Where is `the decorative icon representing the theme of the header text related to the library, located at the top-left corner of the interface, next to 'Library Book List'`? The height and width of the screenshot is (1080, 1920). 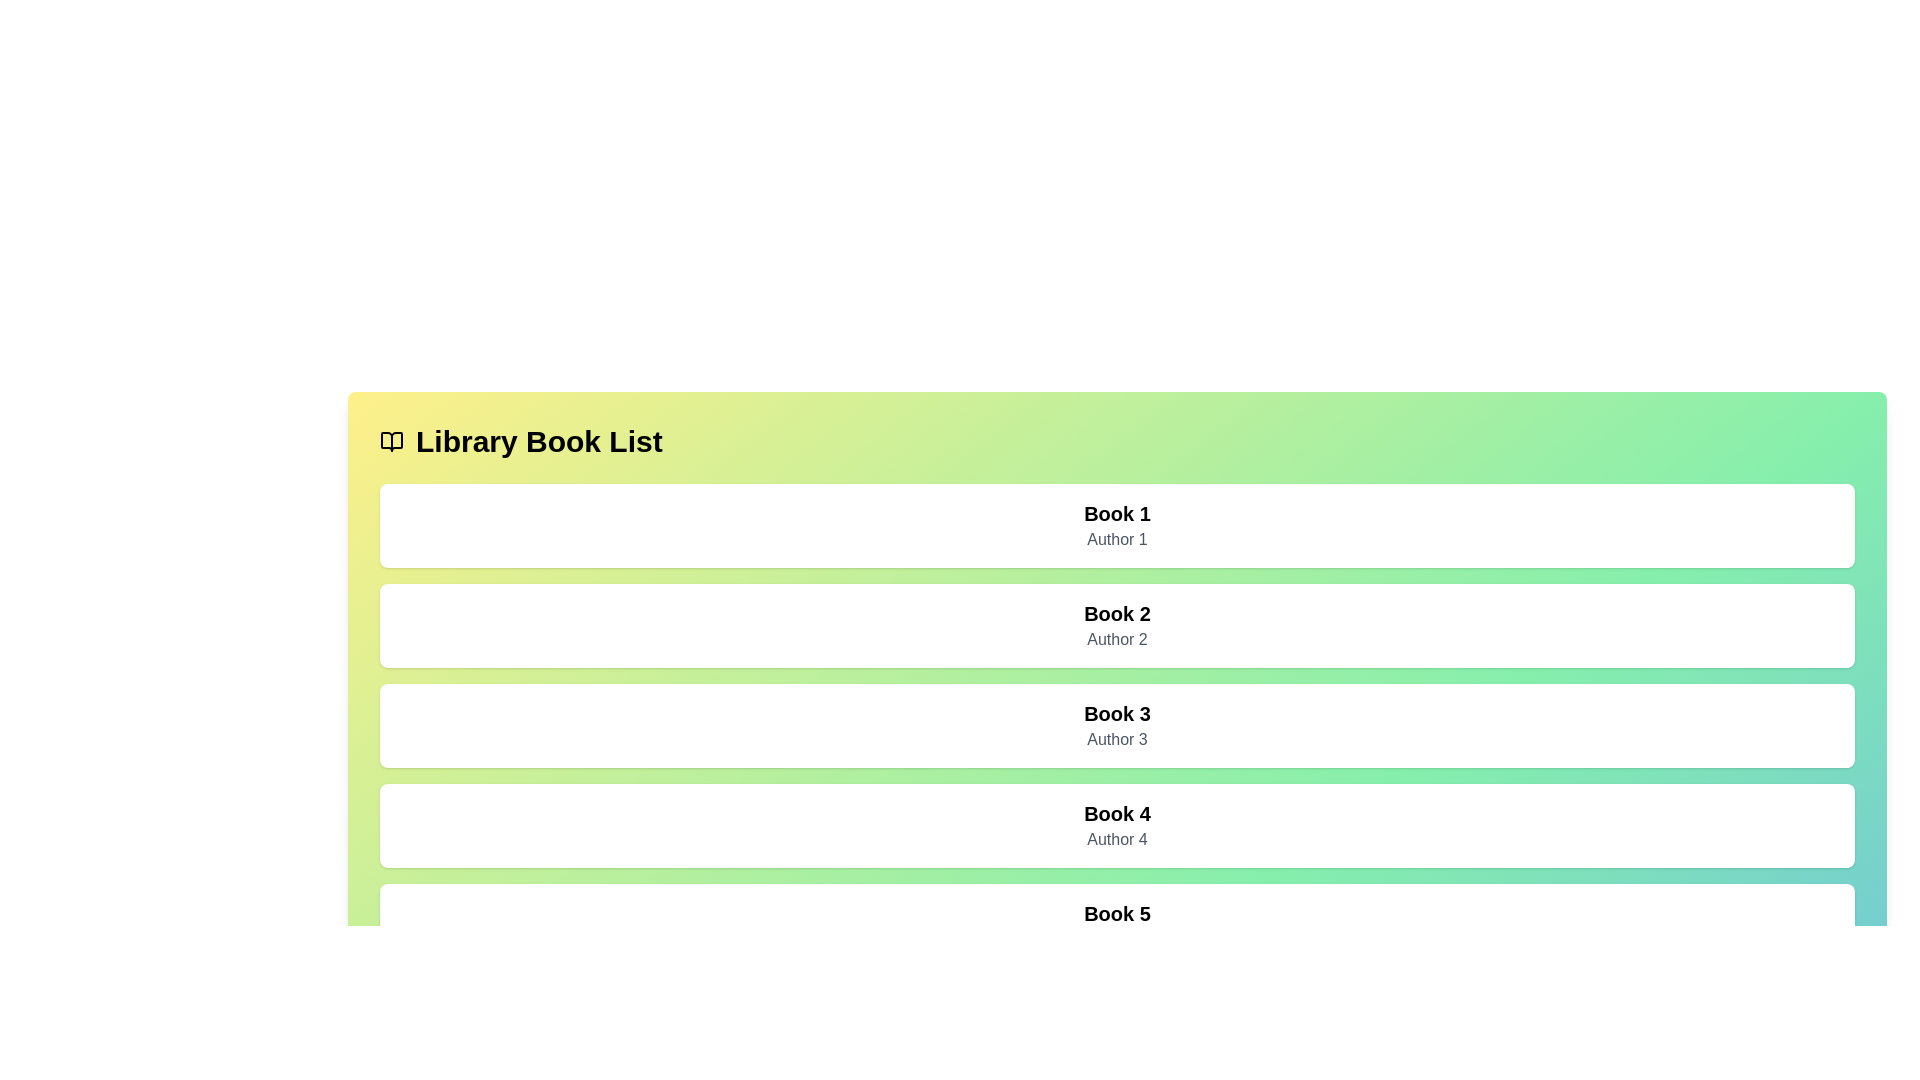 the decorative icon representing the theme of the header text related to the library, located at the top-left corner of the interface, next to 'Library Book List' is located at coordinates (392, 441).